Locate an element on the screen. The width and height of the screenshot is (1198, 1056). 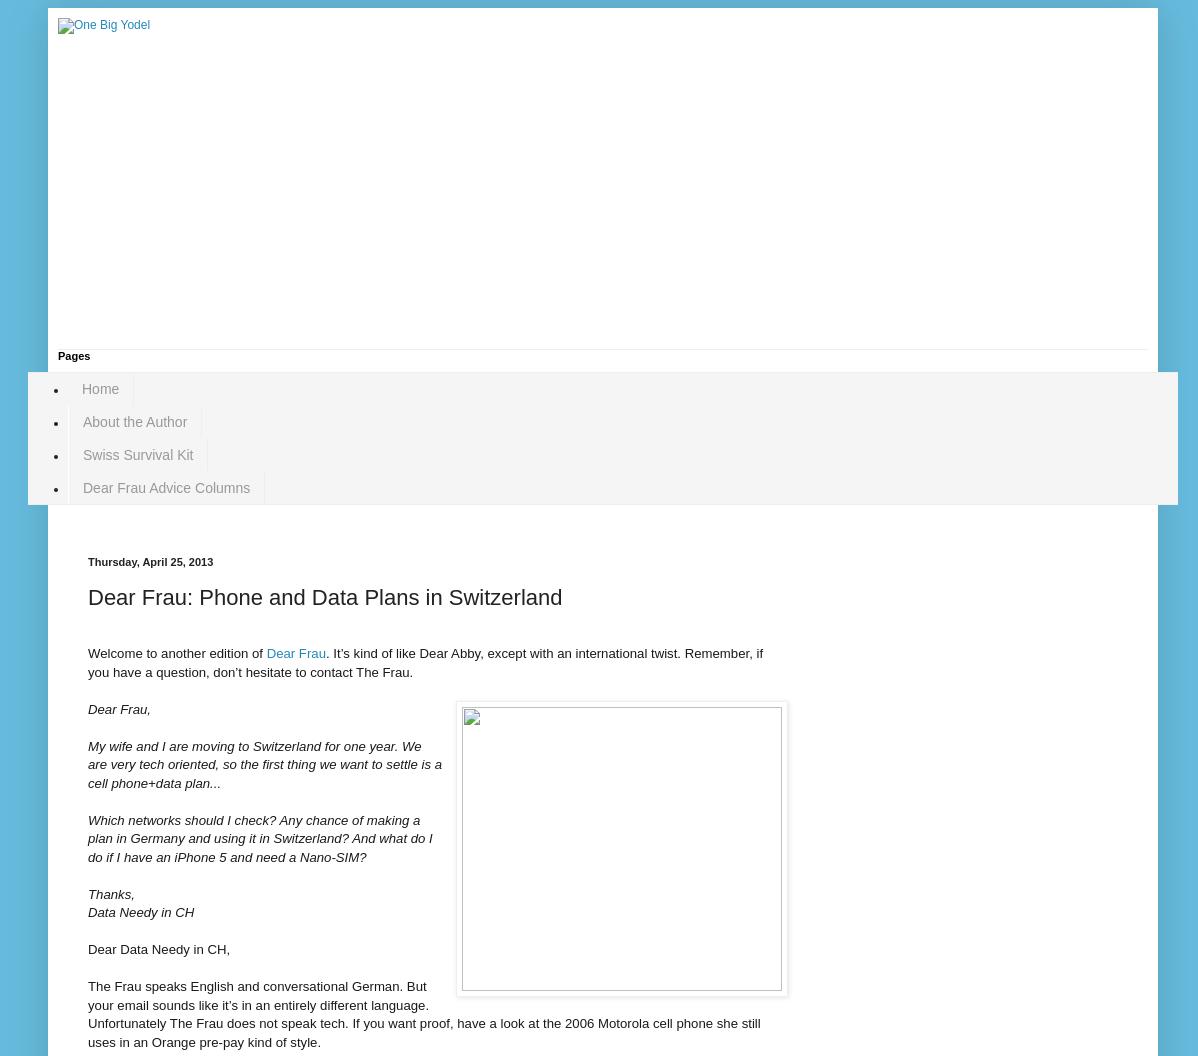
'Welcome to
another edition of' is located at coordinates (175, 652).